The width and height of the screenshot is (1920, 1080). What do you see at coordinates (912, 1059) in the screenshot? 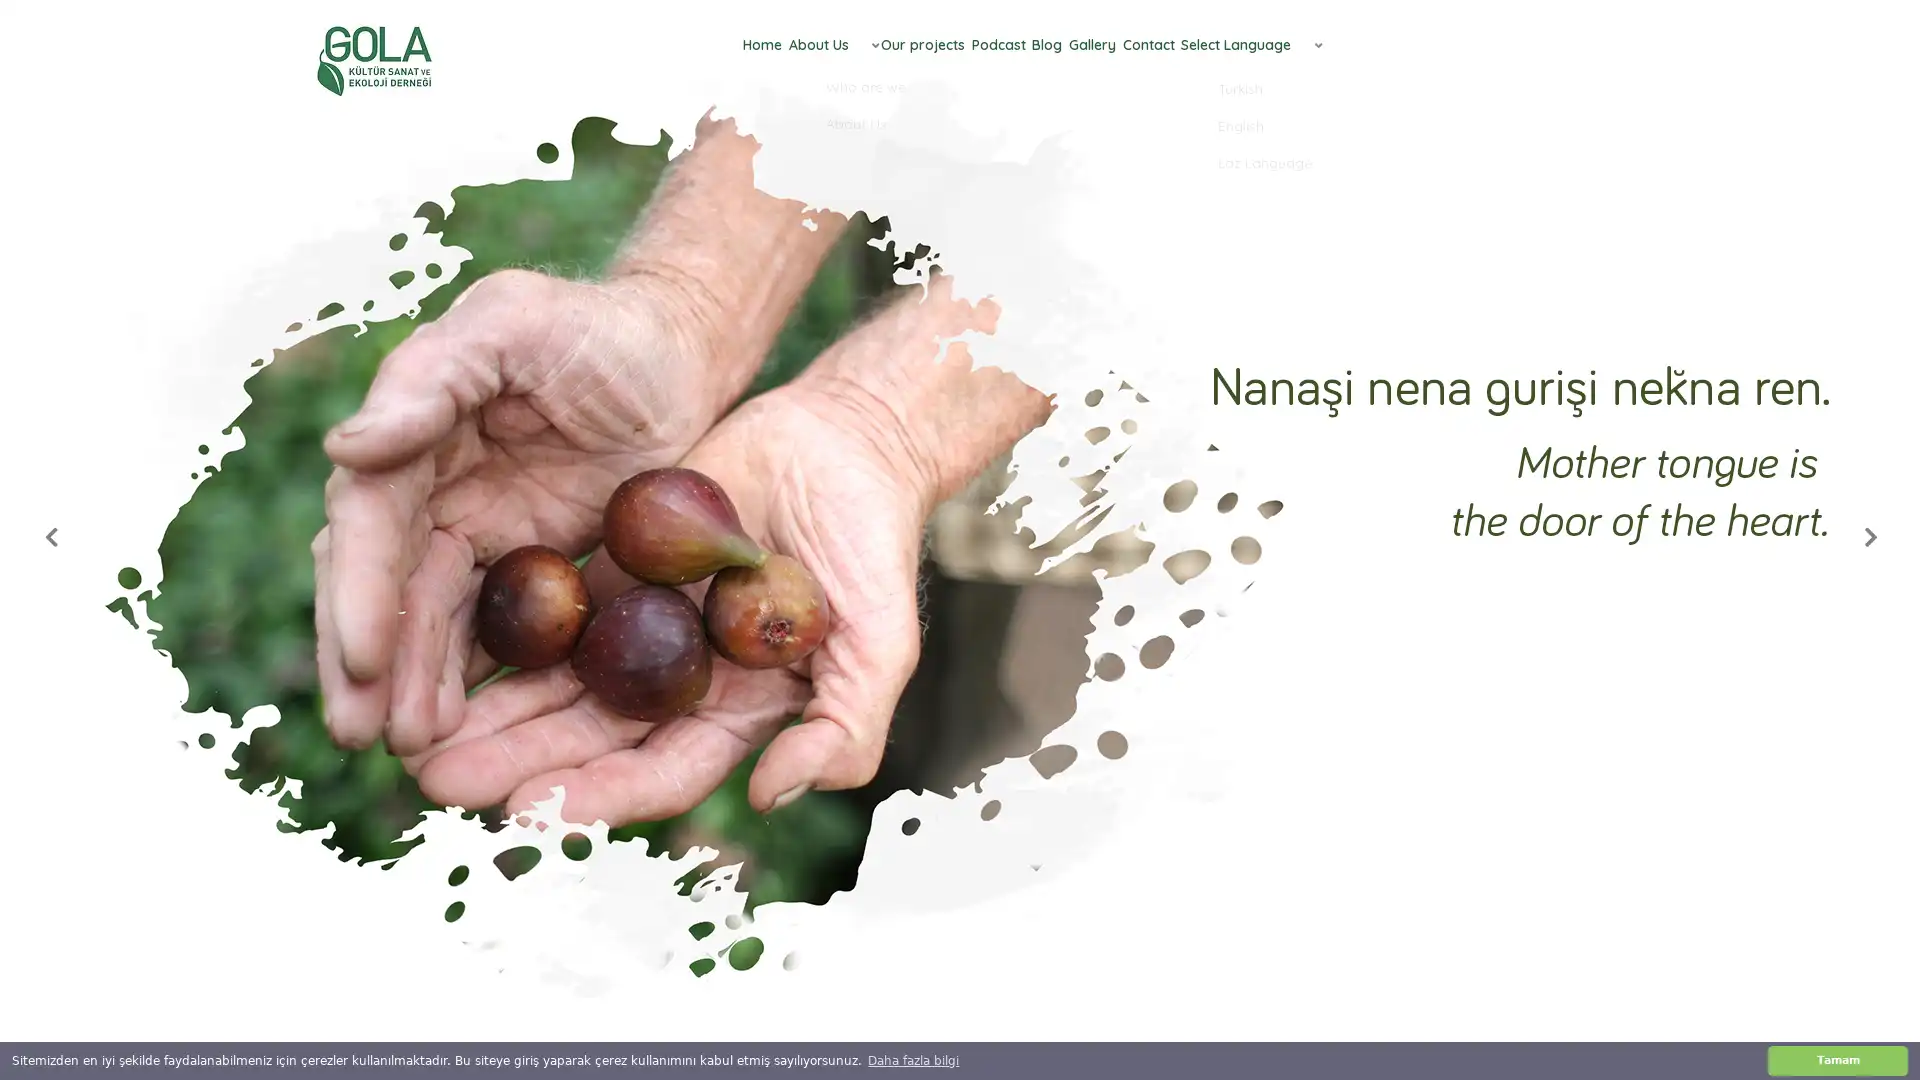
I see `erezler hakknda` at bounding box center [912, 1059].